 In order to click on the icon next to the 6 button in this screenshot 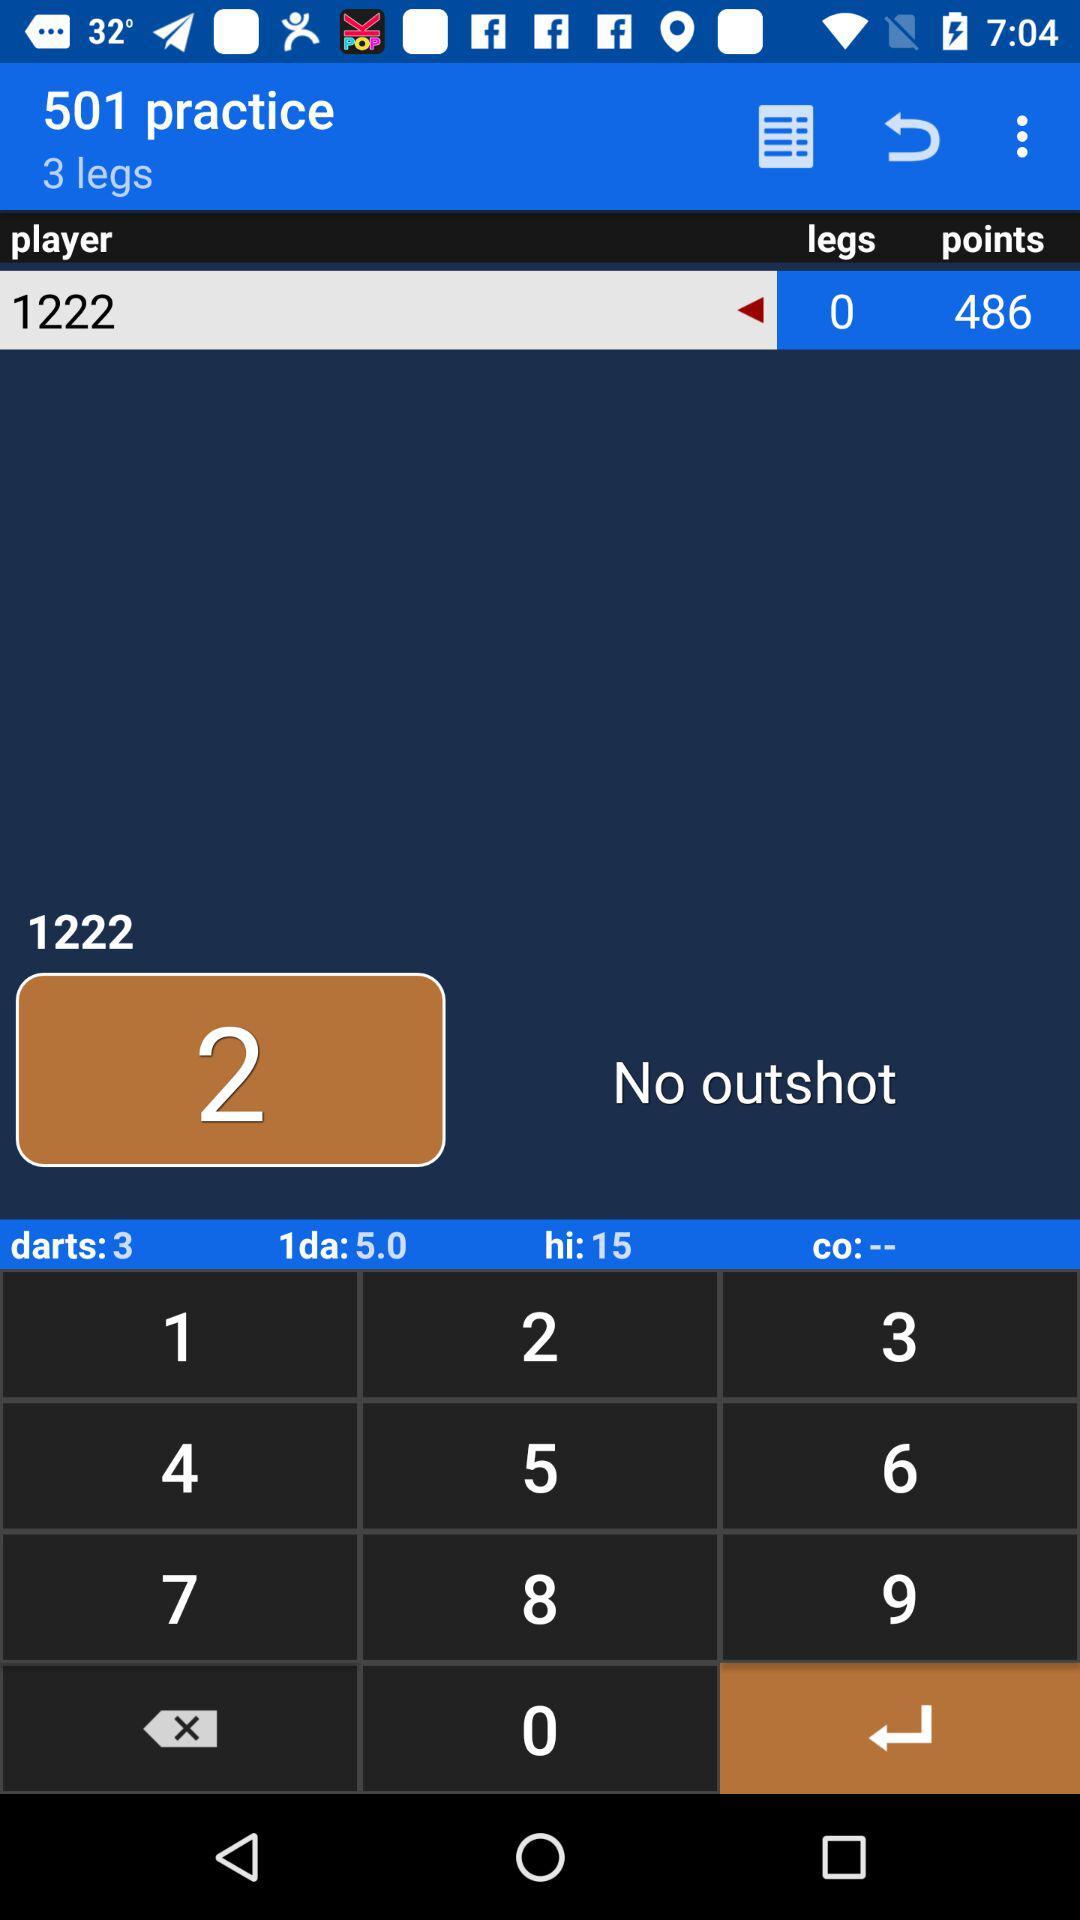, I will do `click(540, 1596)`.